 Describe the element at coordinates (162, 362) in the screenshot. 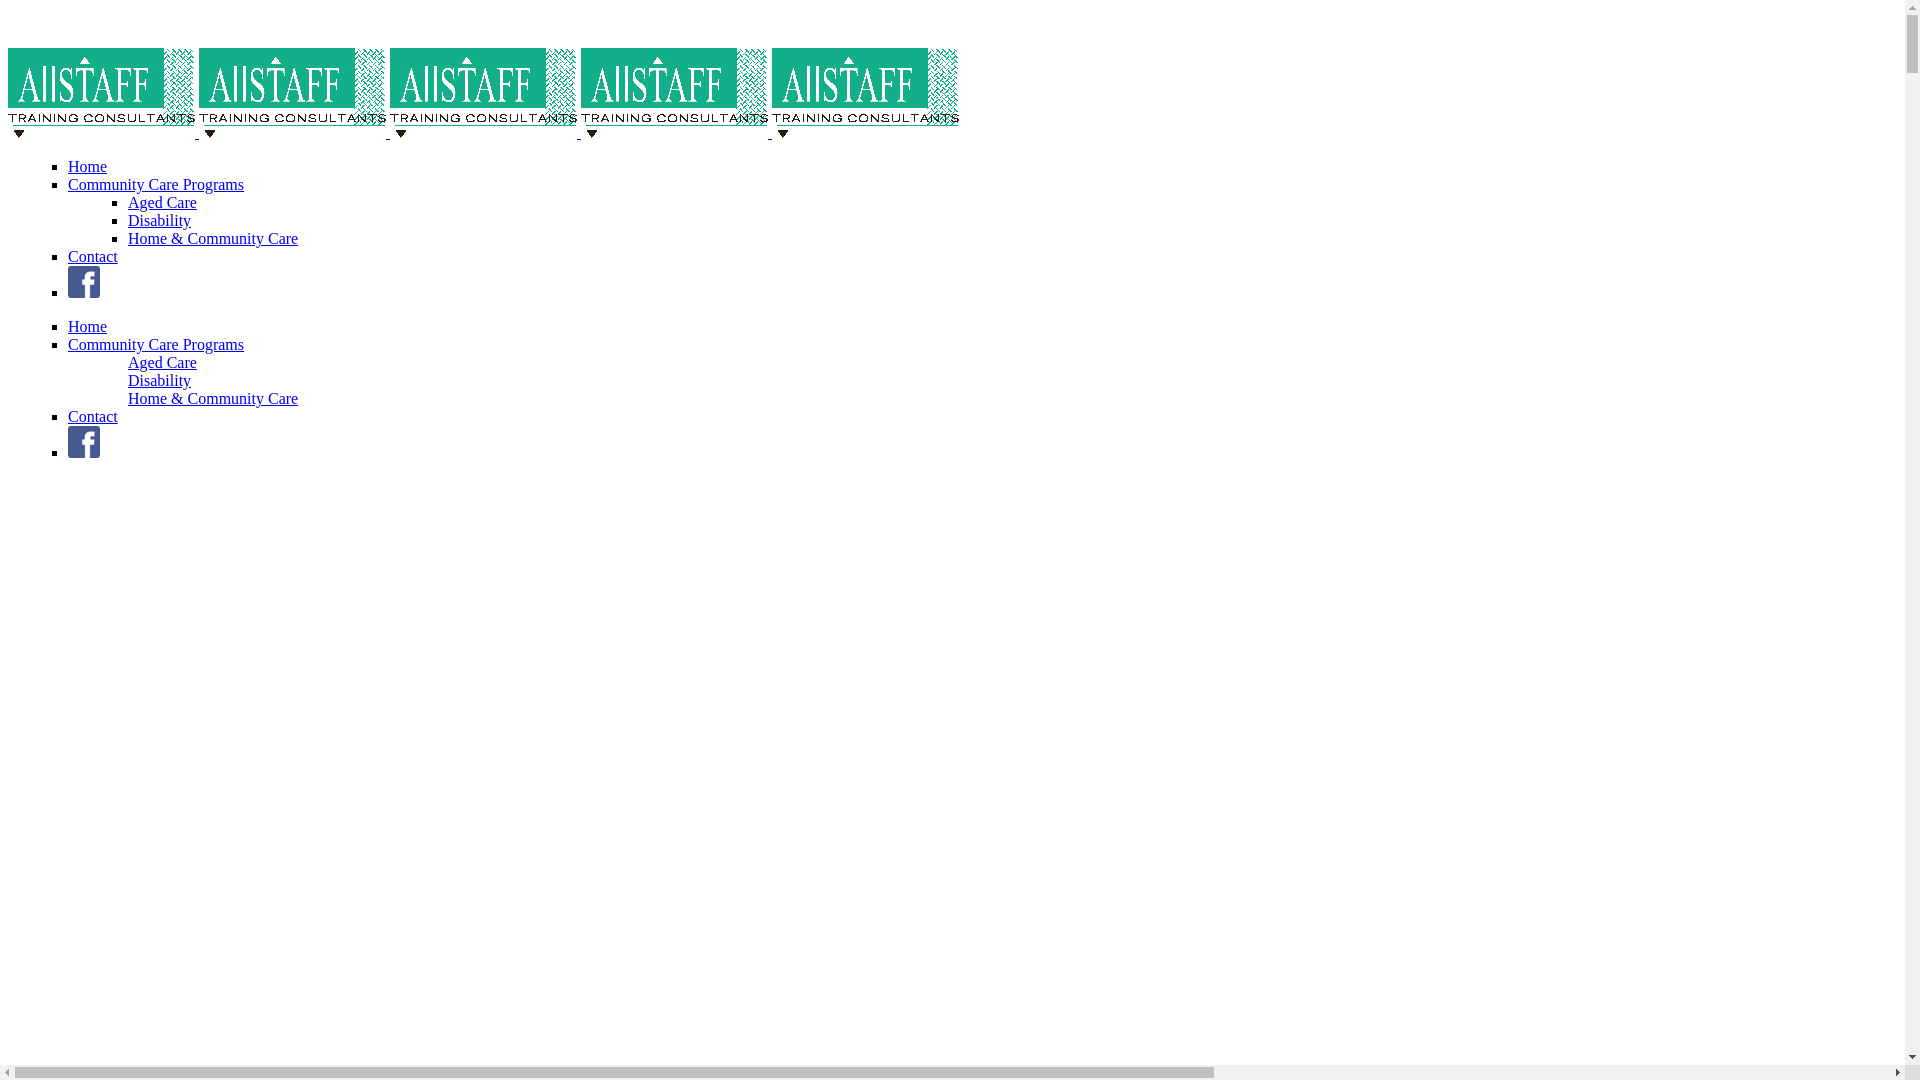

I see `'Aged Care'` at that location.